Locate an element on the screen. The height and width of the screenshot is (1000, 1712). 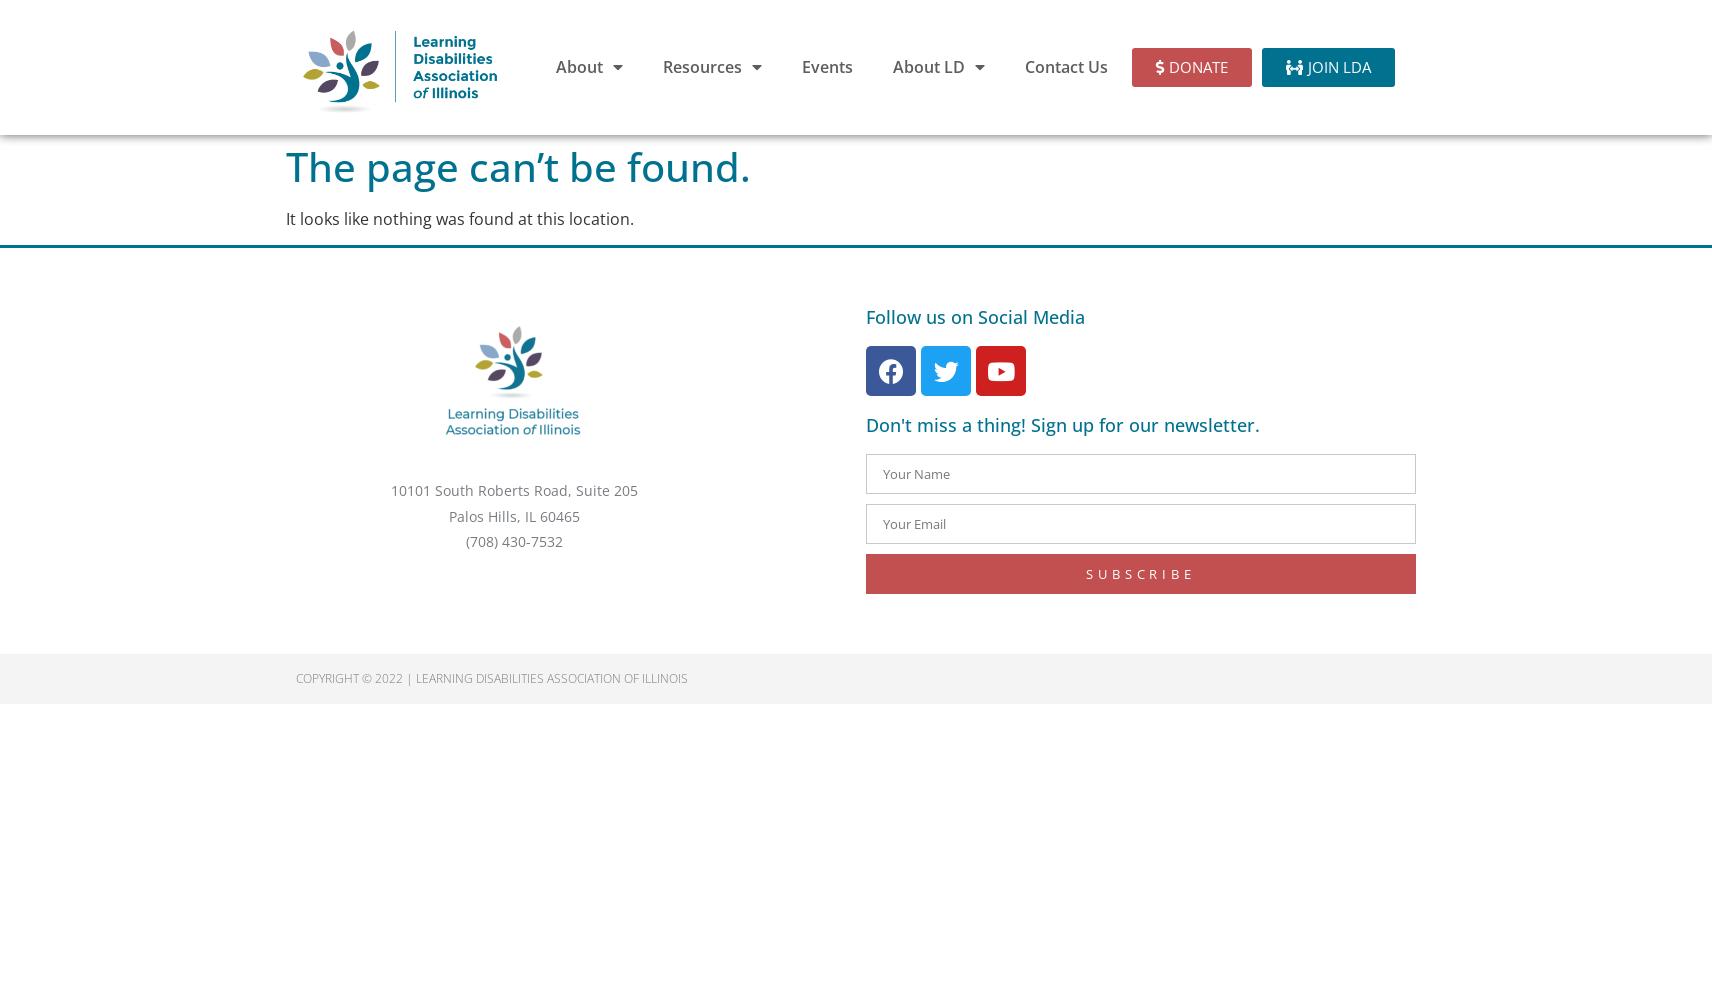
'Follow us on Social Media' is located at coordinates (864, 316).